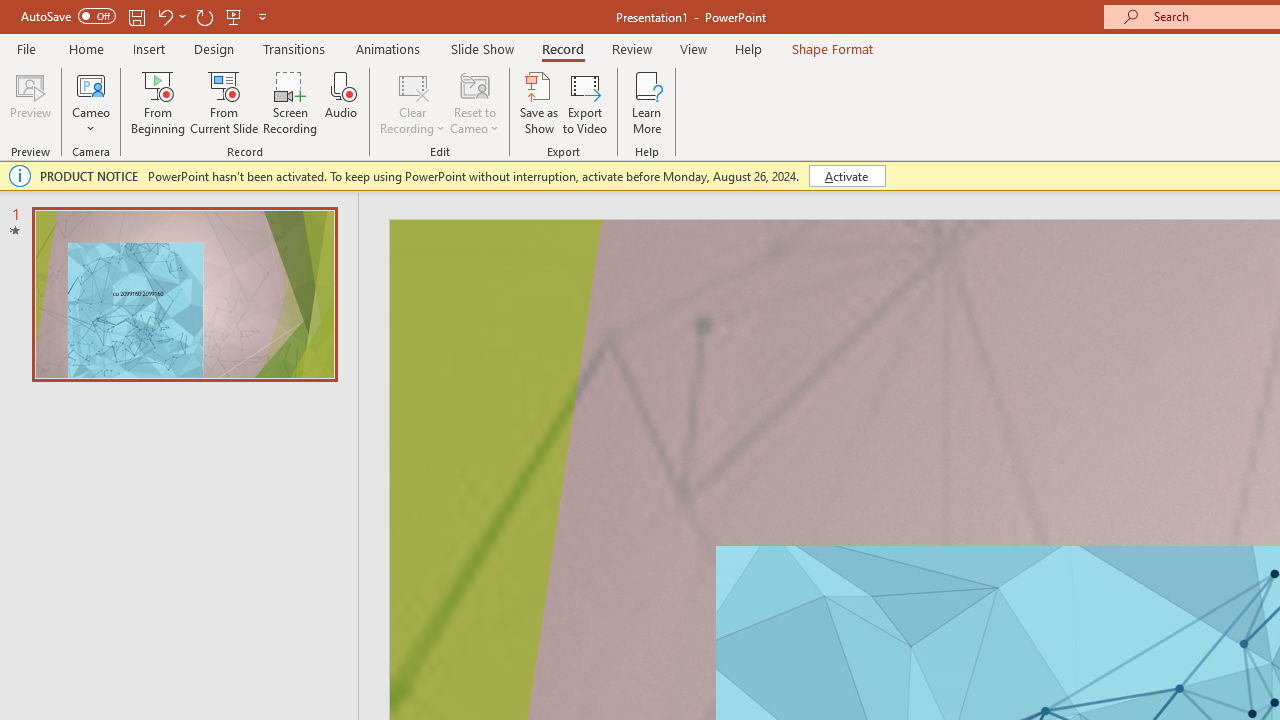 The image size is (1280, 720). I want to click on 'Clear Recording', so click(411, 103).